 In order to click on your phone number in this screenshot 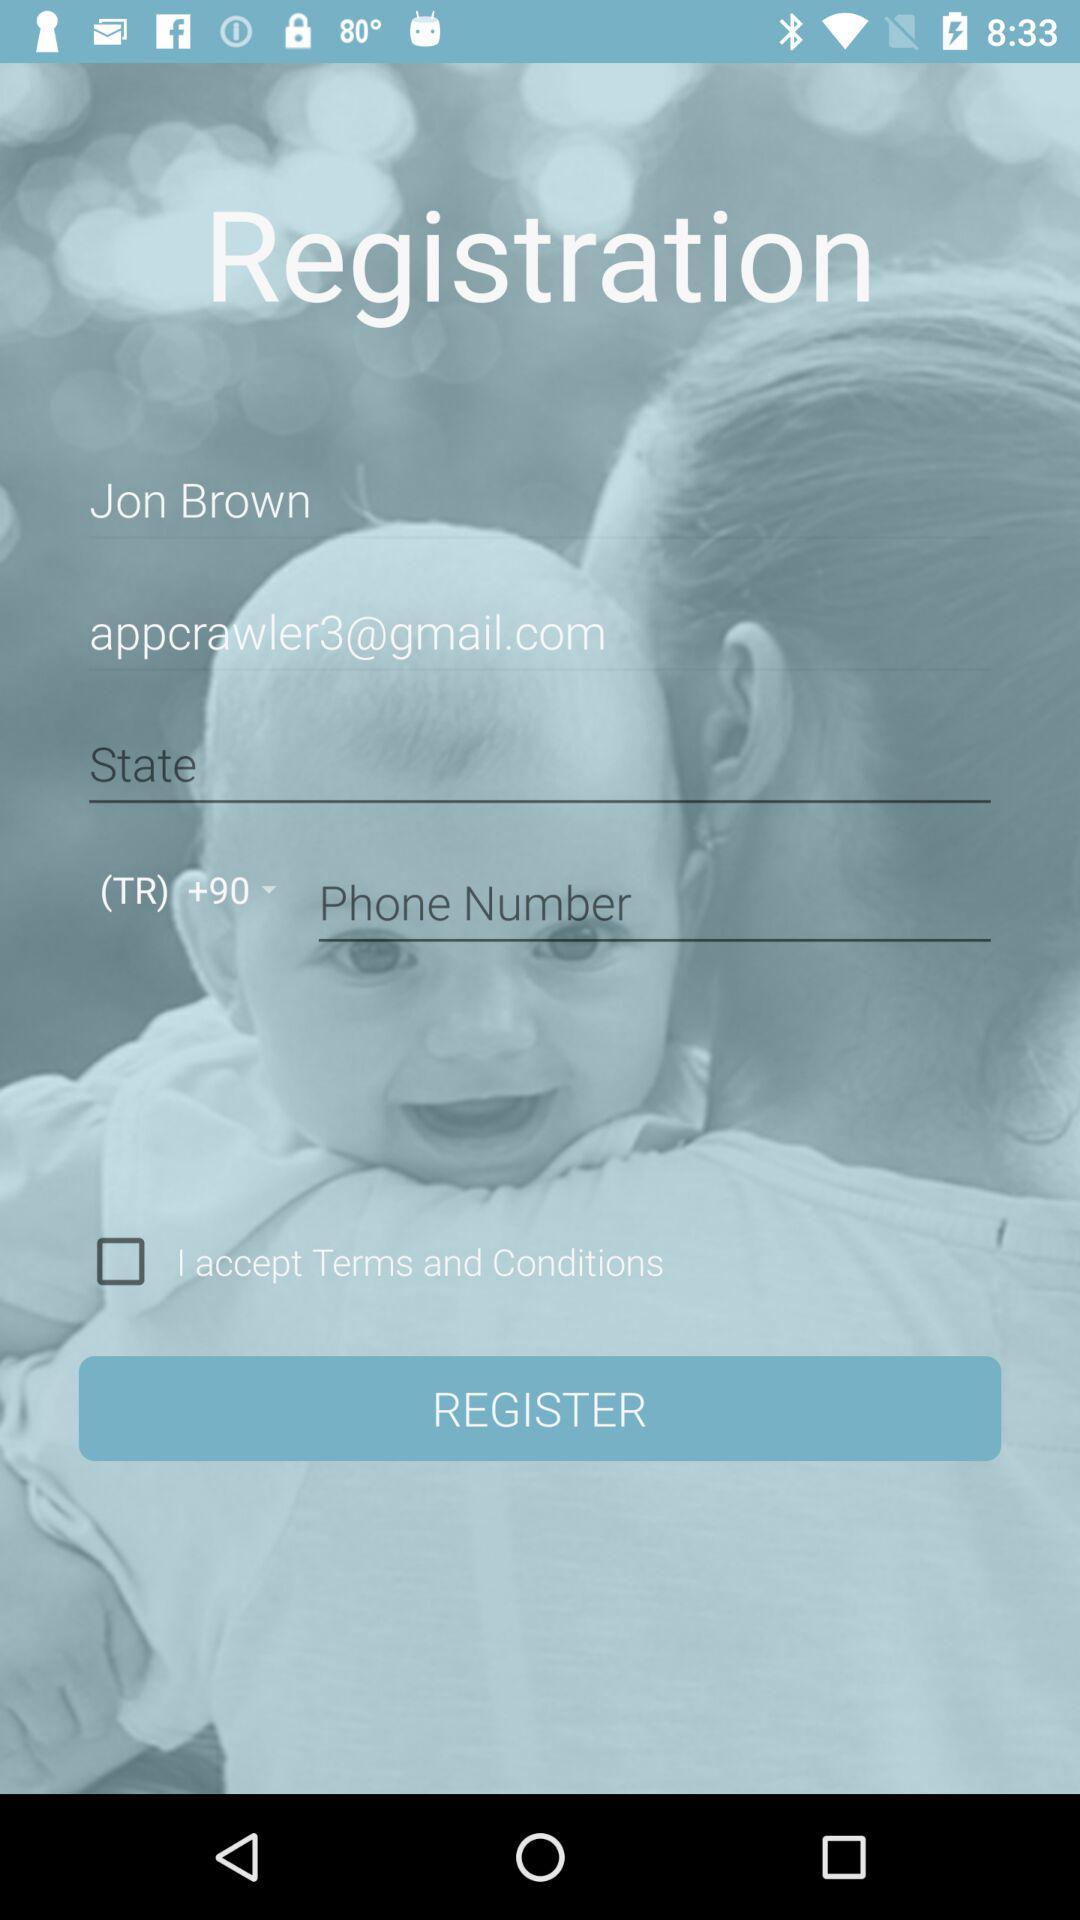, I will do `click(654, 898)`.